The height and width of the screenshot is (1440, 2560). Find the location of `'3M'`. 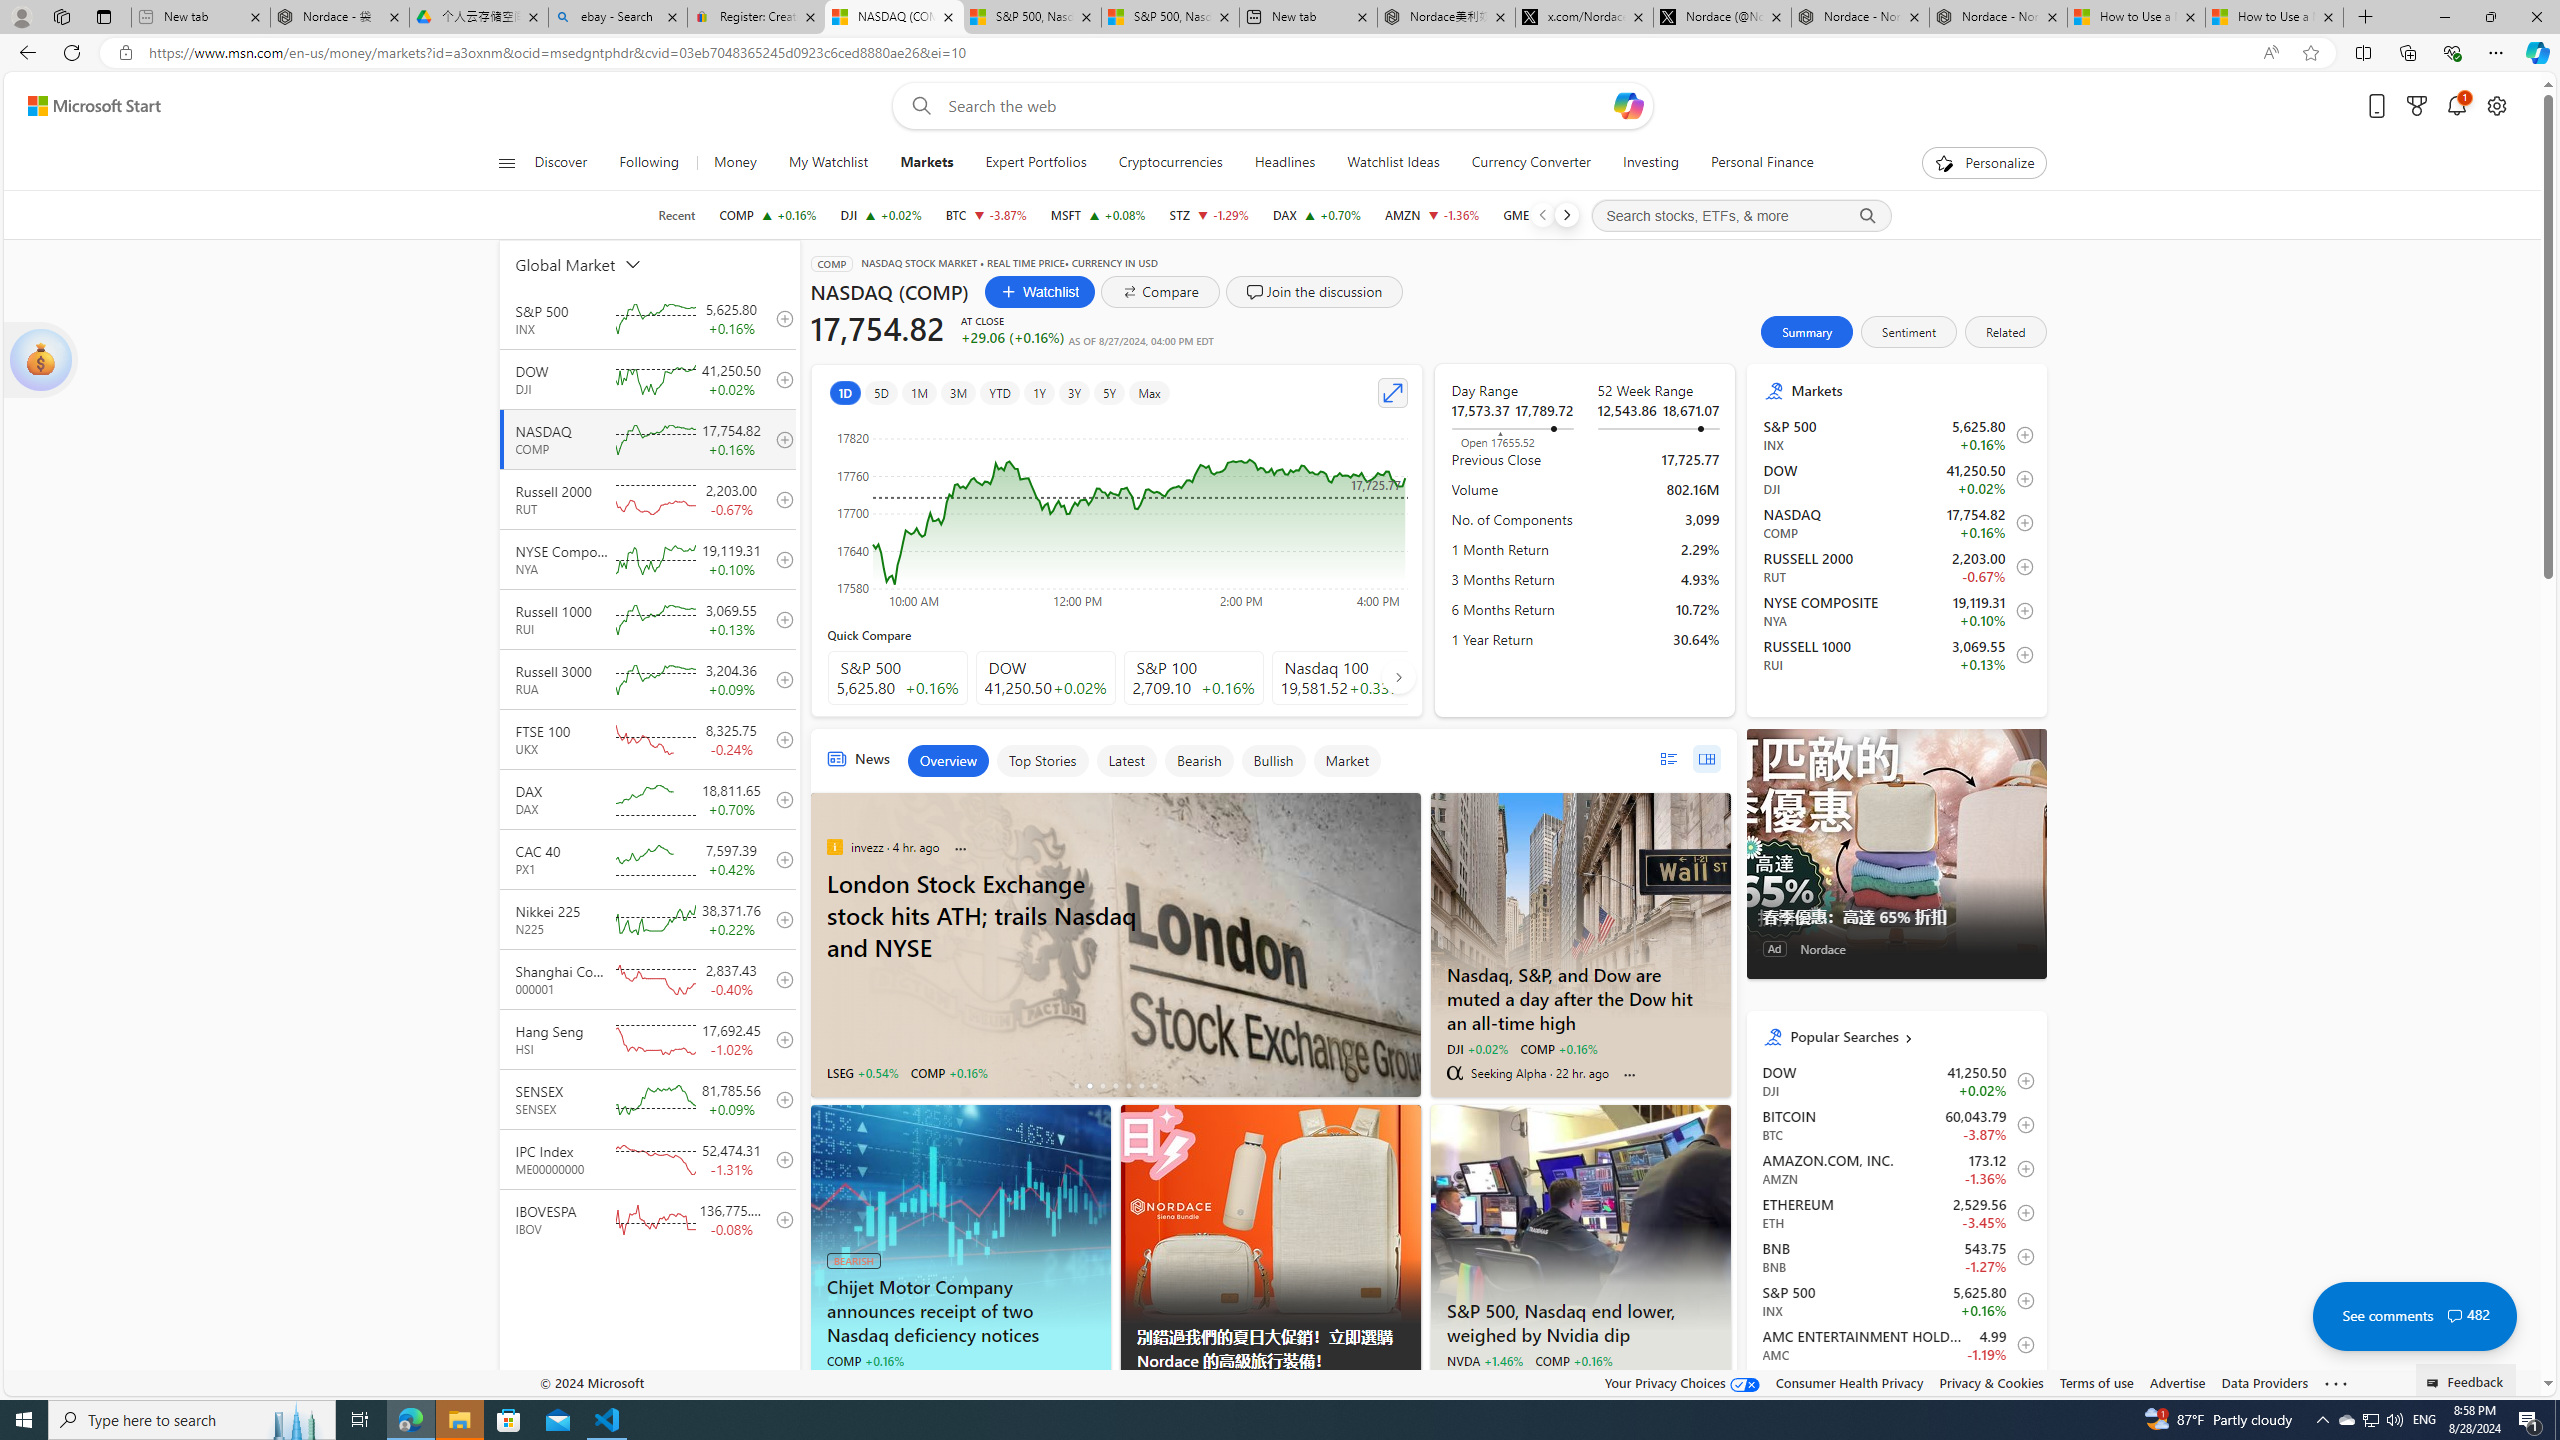

'3M' is located at coordinates (959, 392).